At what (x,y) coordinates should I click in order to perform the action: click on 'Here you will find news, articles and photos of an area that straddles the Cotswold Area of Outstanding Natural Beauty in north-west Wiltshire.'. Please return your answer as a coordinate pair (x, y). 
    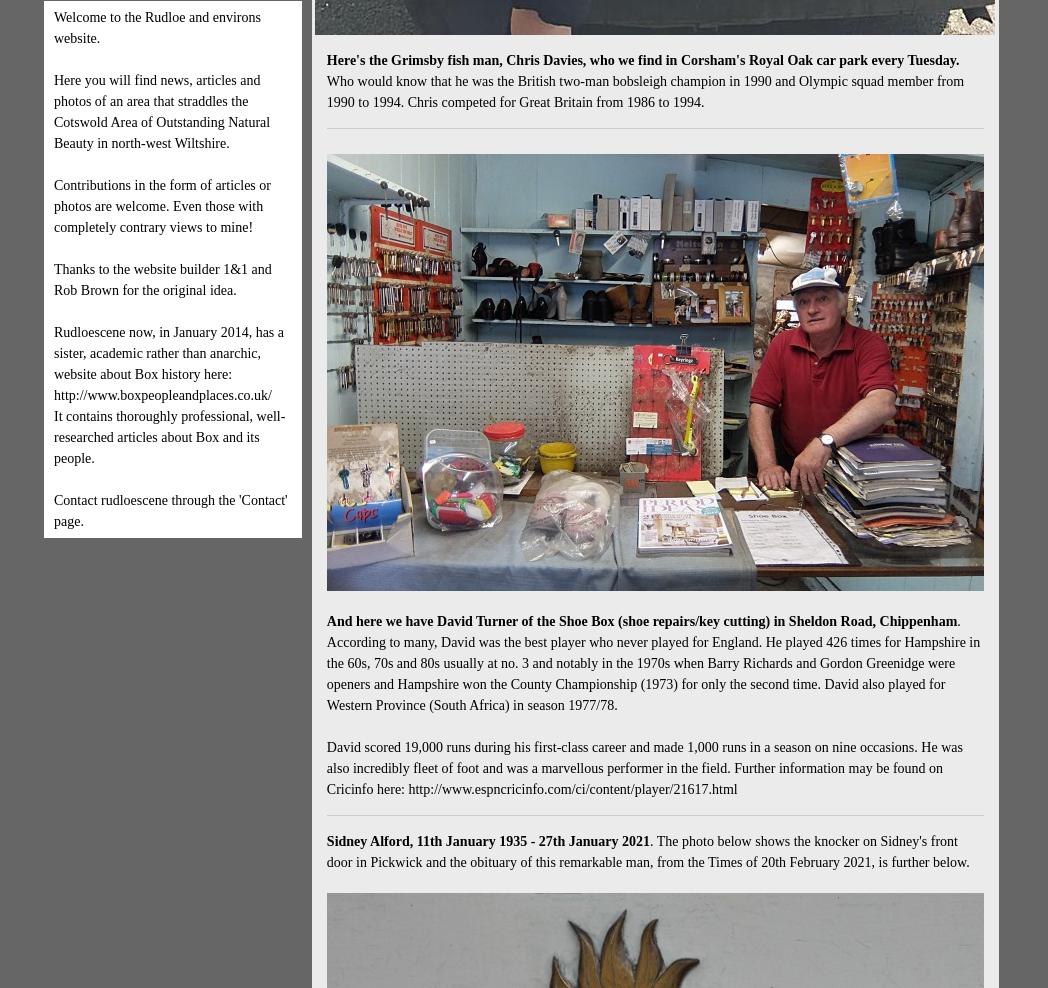
    Looking at the image, I should click on (53, 112).